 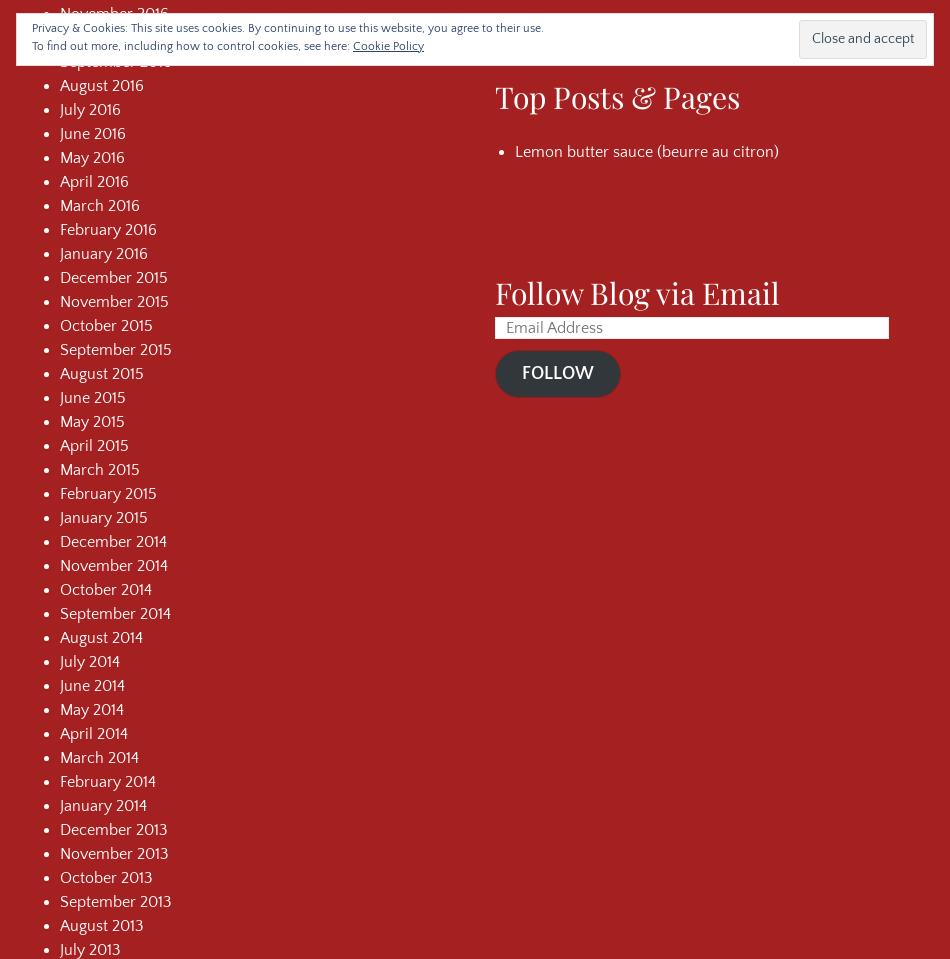 What do you see at coordinates (92, 155) in the screenshot?
I see `'May 2016'` at bounding box center [92, 155].